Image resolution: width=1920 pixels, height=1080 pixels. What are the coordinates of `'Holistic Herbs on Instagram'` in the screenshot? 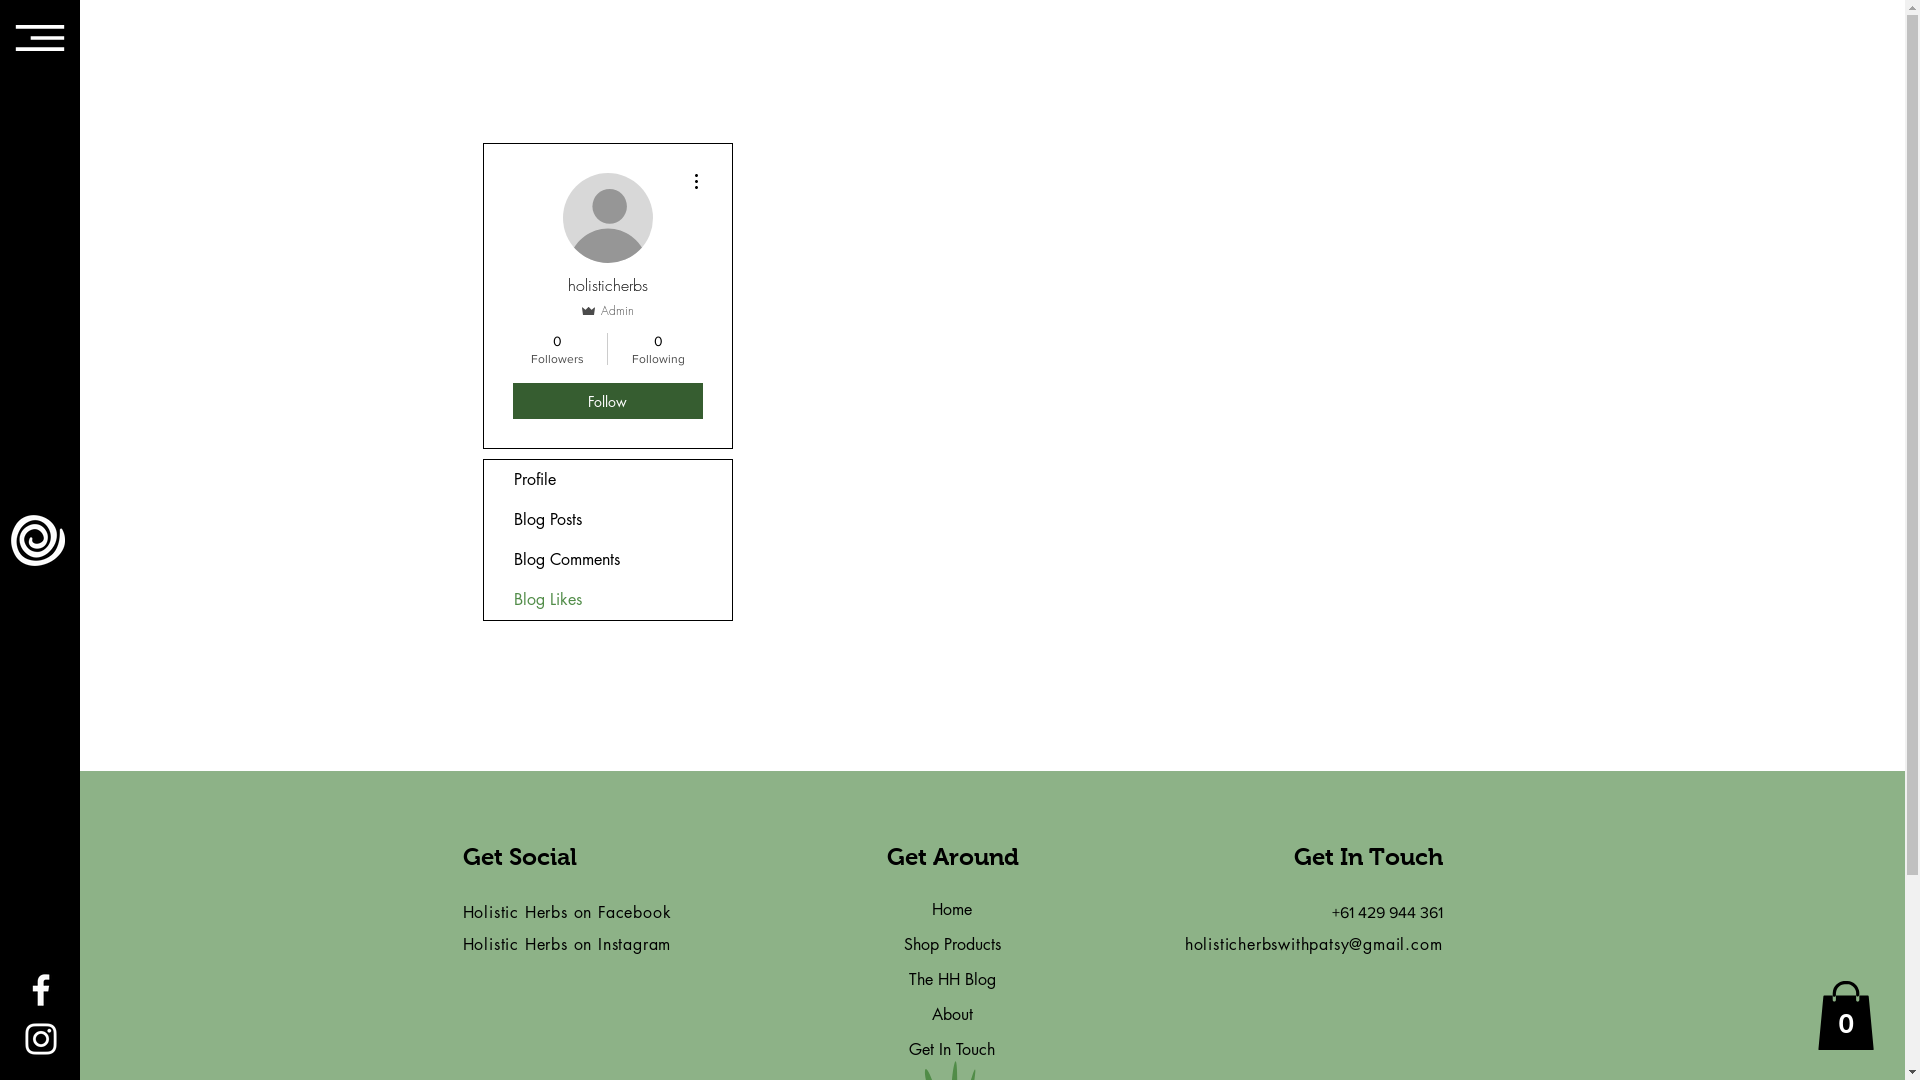 It's located at (565, 944).